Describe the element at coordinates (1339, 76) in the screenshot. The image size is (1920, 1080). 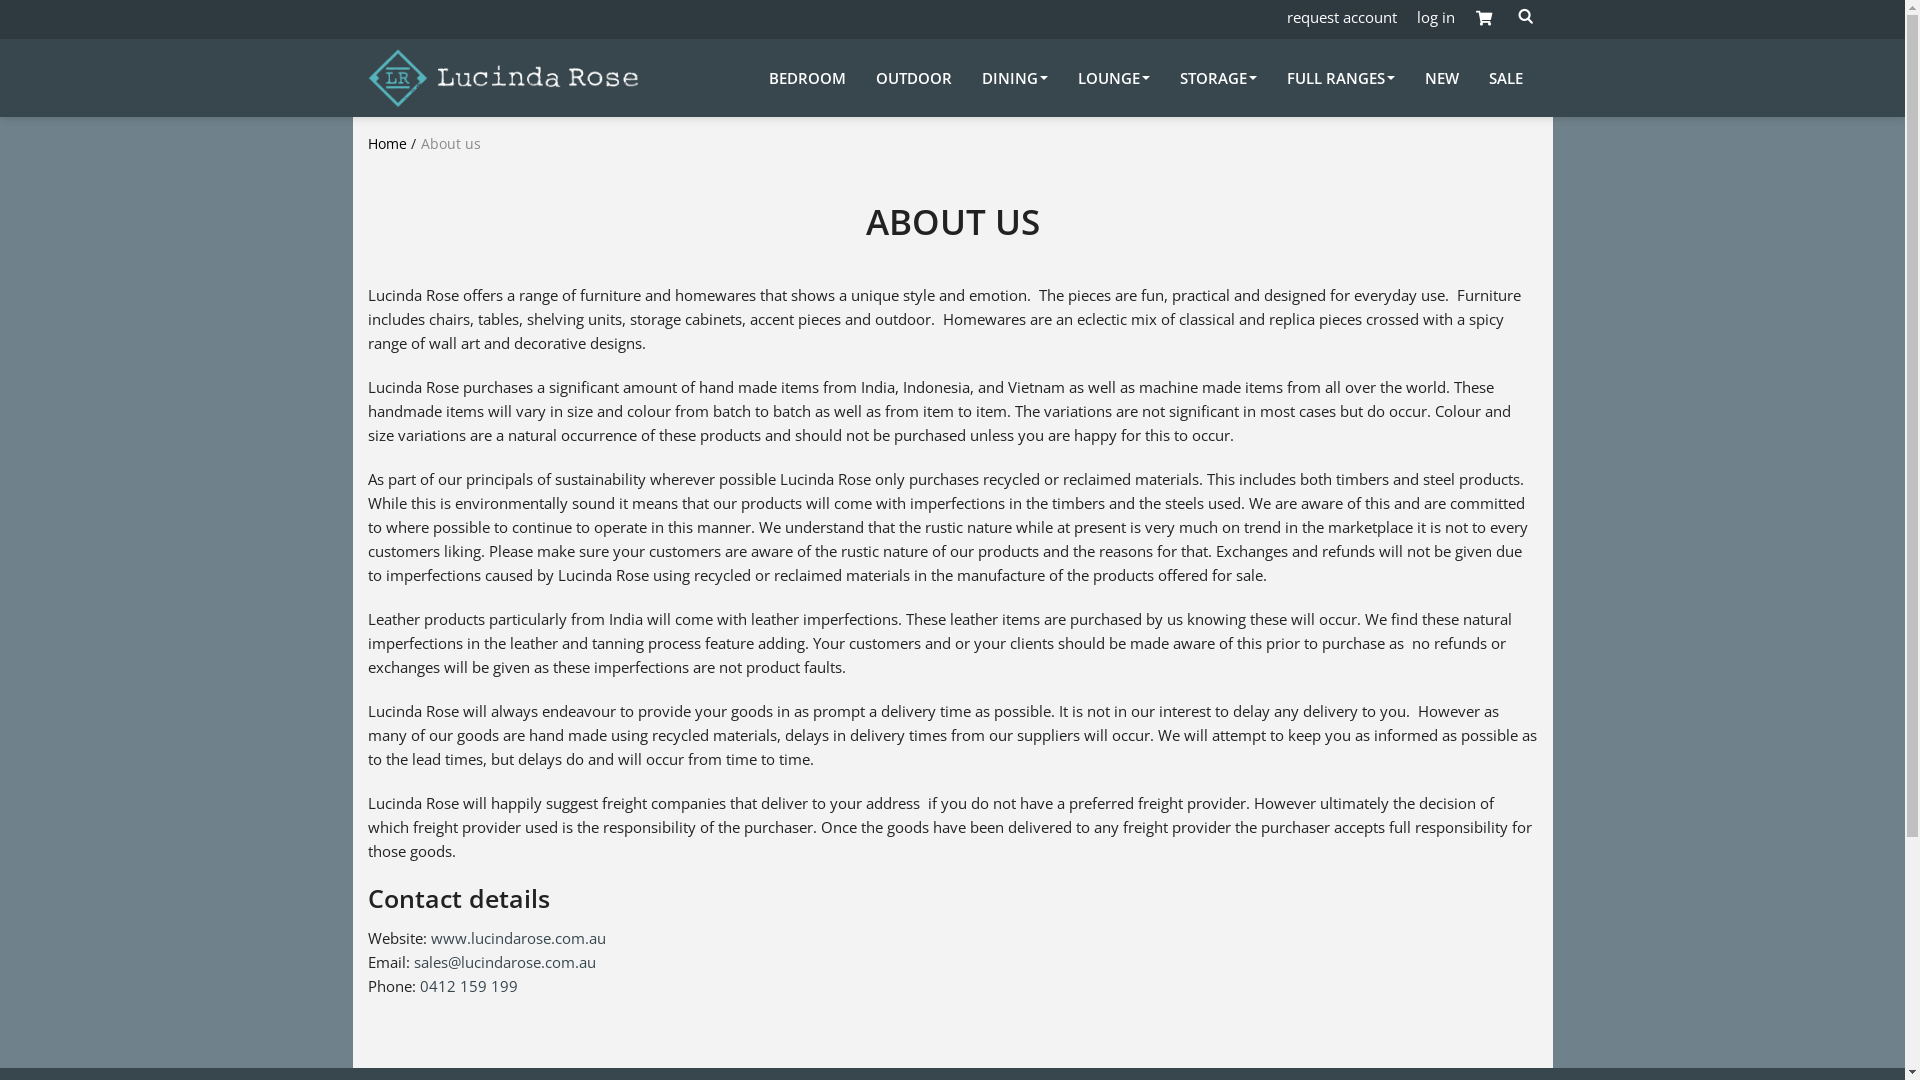
I see `'FULL RANGES'` at that location.